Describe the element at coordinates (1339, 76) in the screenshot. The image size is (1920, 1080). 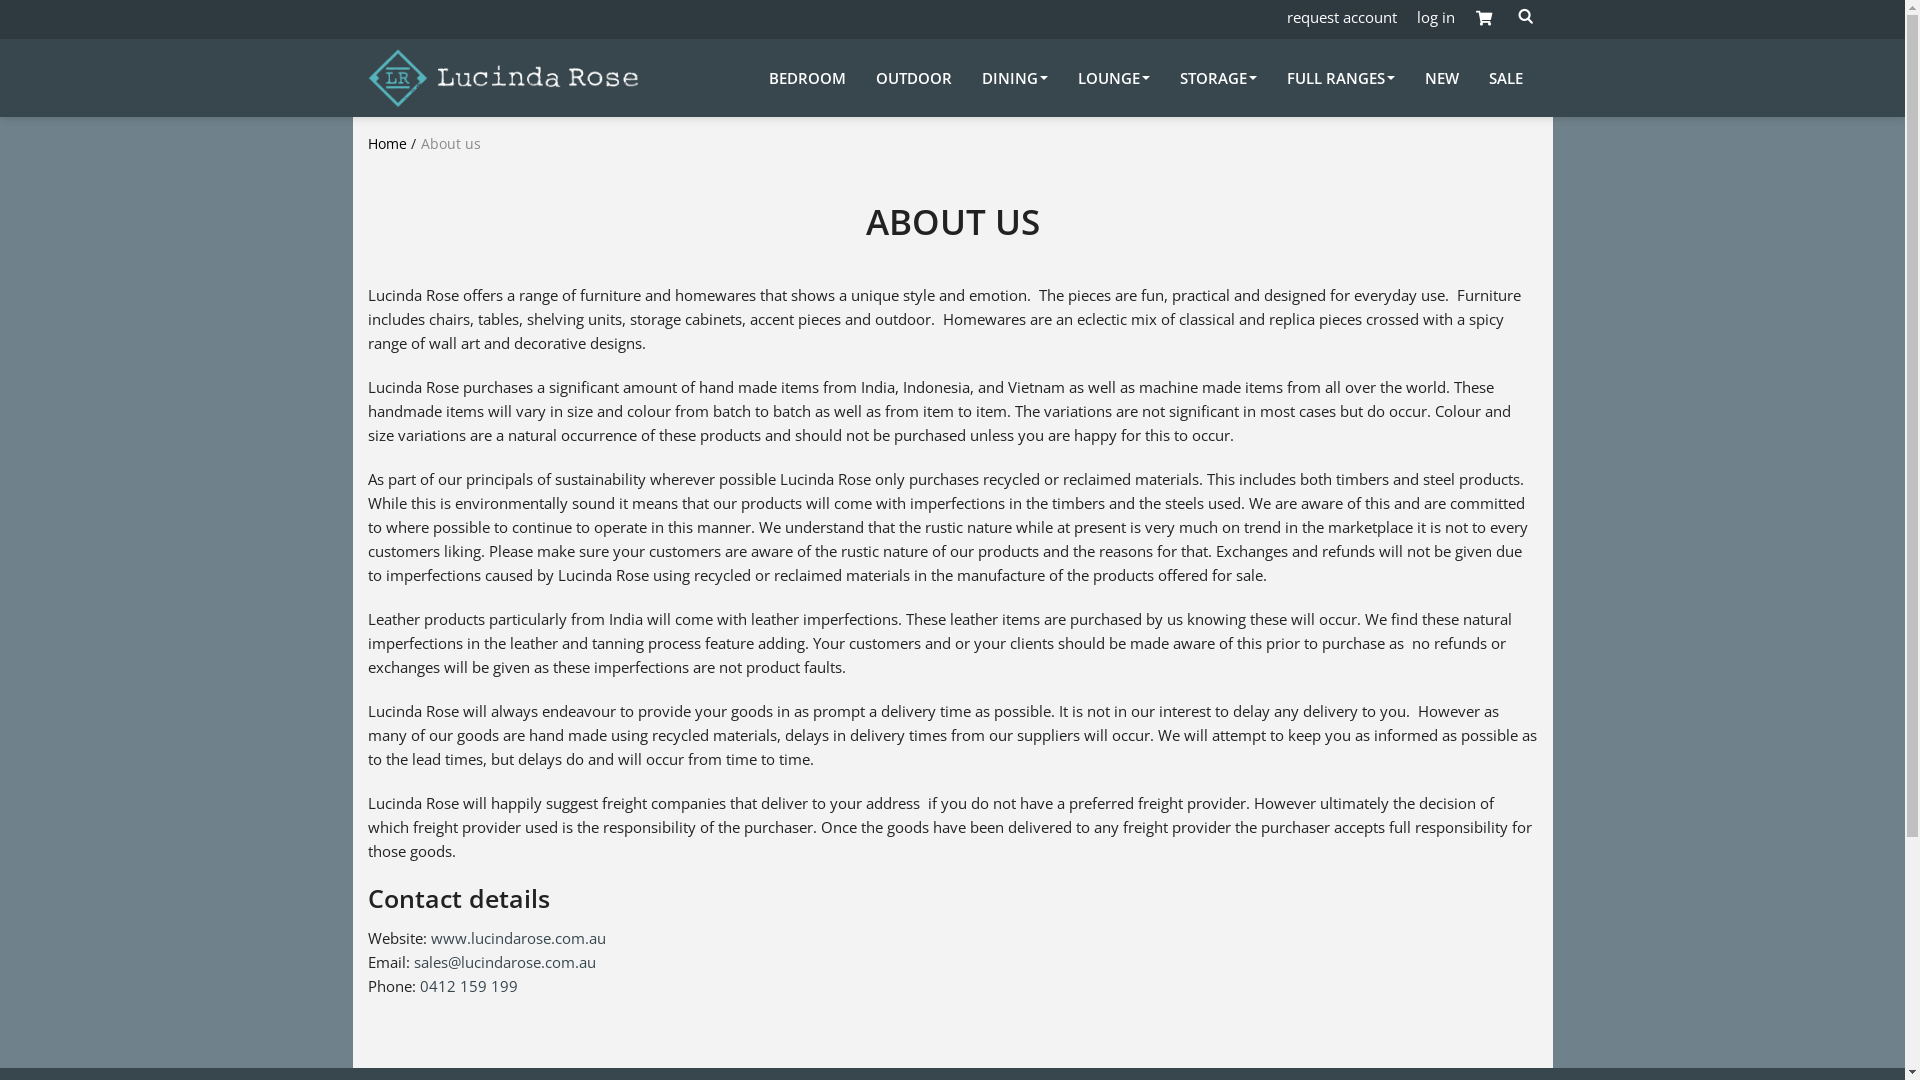
I see `'FULL RANGES'` at that location.